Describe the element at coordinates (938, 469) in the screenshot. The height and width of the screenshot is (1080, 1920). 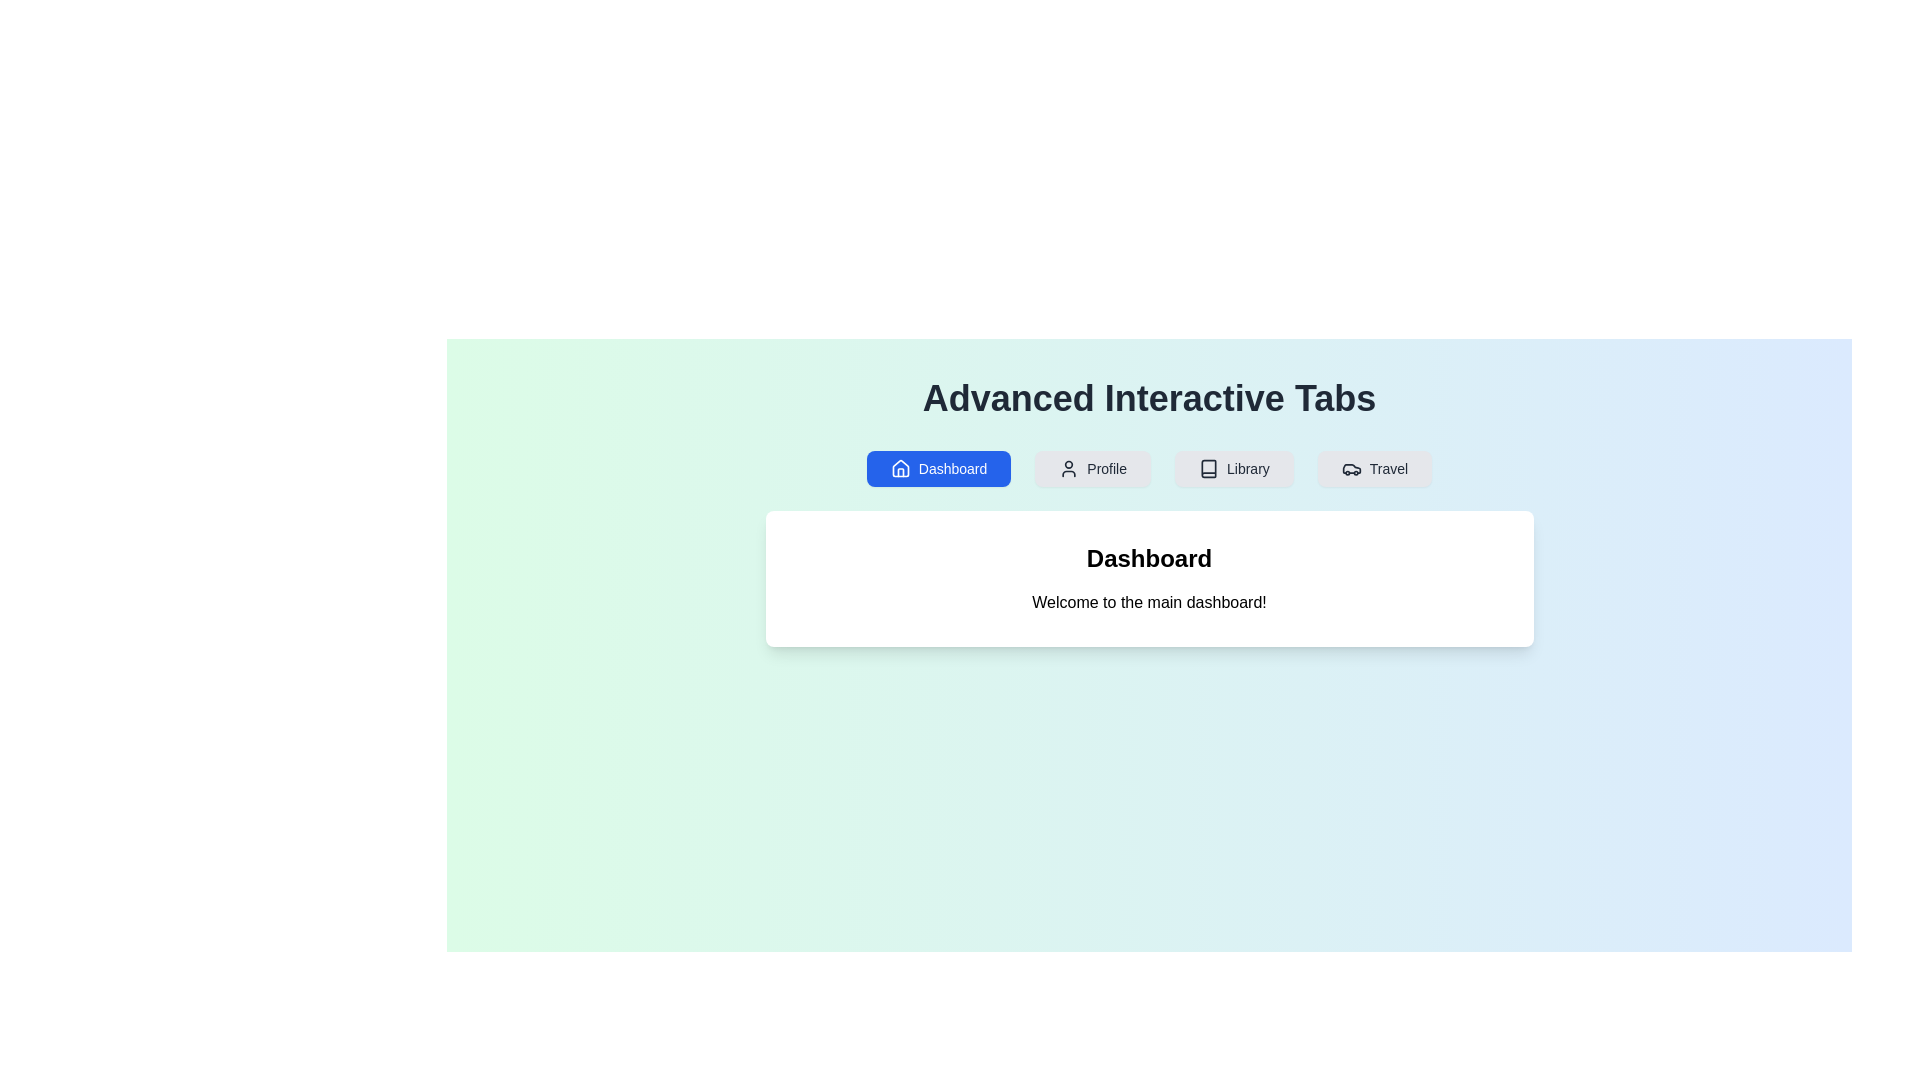
I see `the navigation button located in the top-center region of the interface, to the left of the 'Profile' button, to trigger a hover effect` at that location.